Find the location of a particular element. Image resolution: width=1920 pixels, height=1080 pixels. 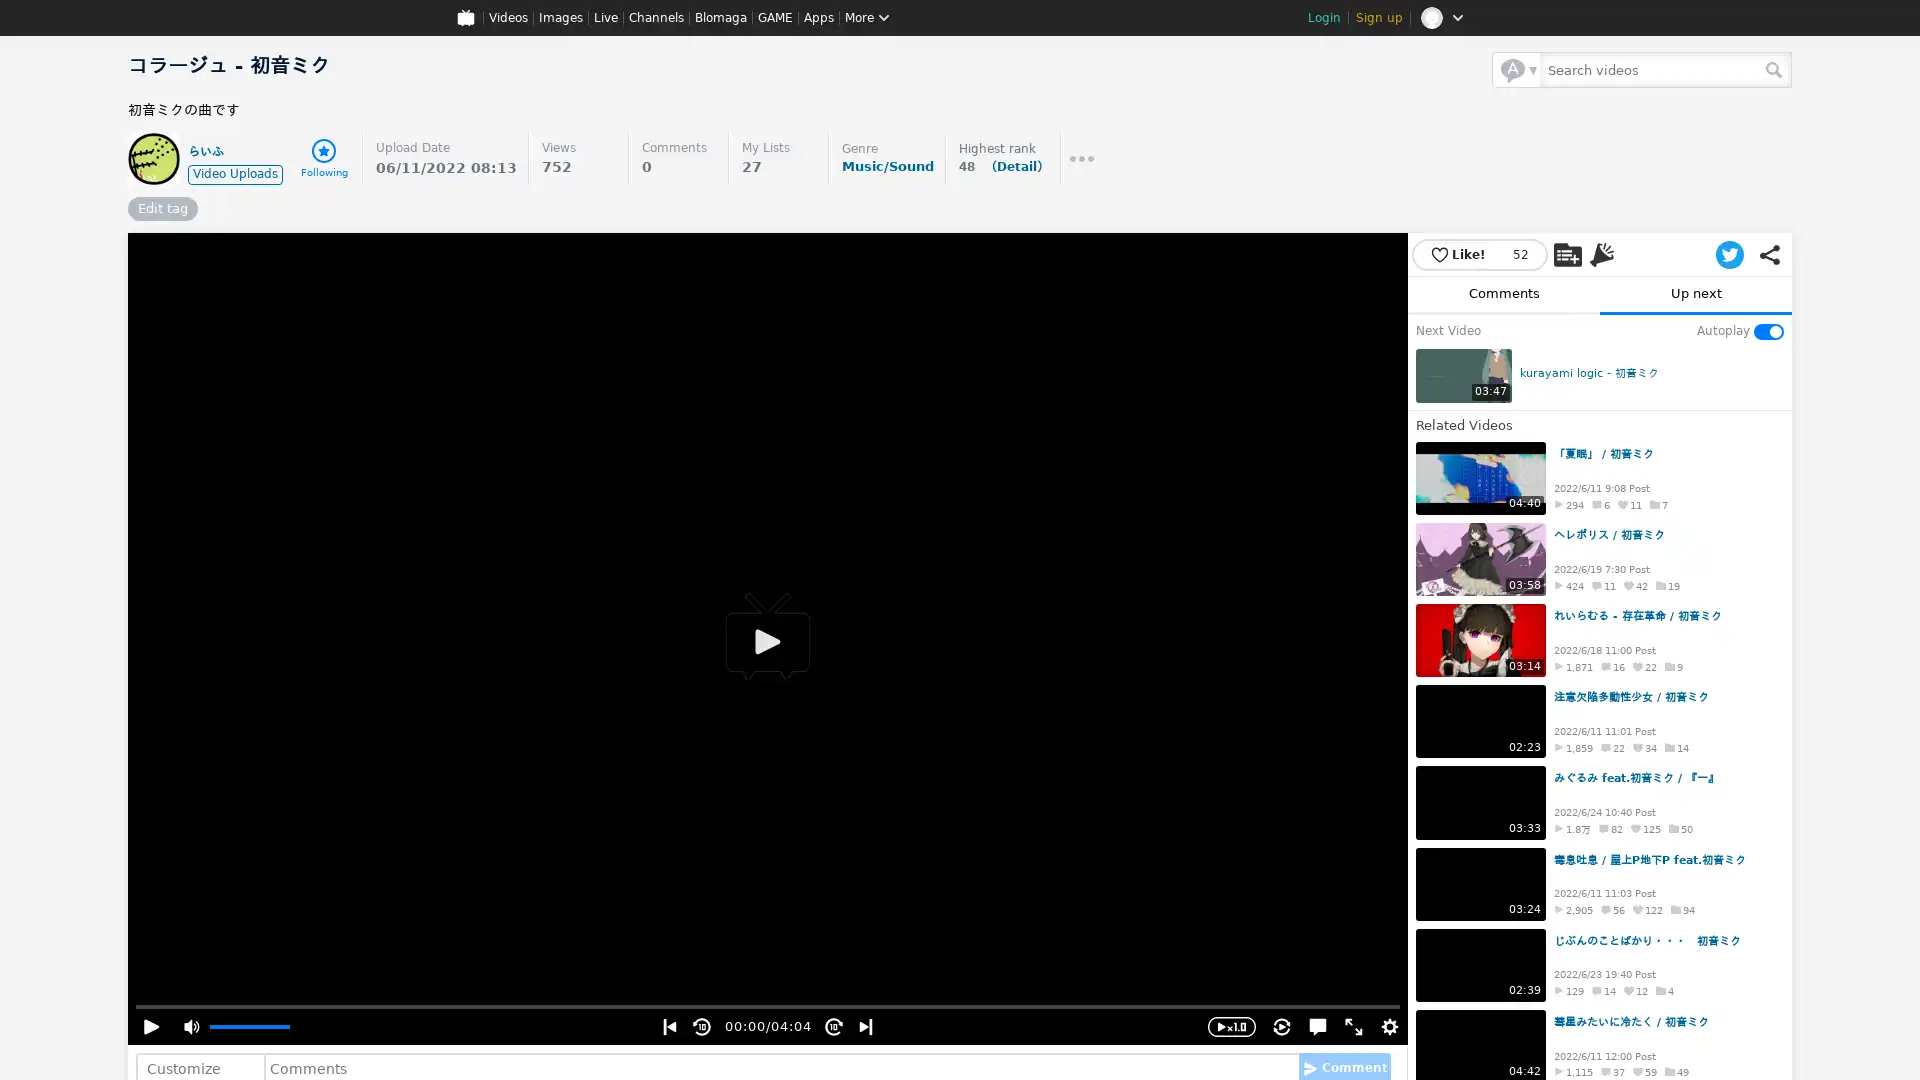

Post to Twitter is located at coordinates (1728, 253).